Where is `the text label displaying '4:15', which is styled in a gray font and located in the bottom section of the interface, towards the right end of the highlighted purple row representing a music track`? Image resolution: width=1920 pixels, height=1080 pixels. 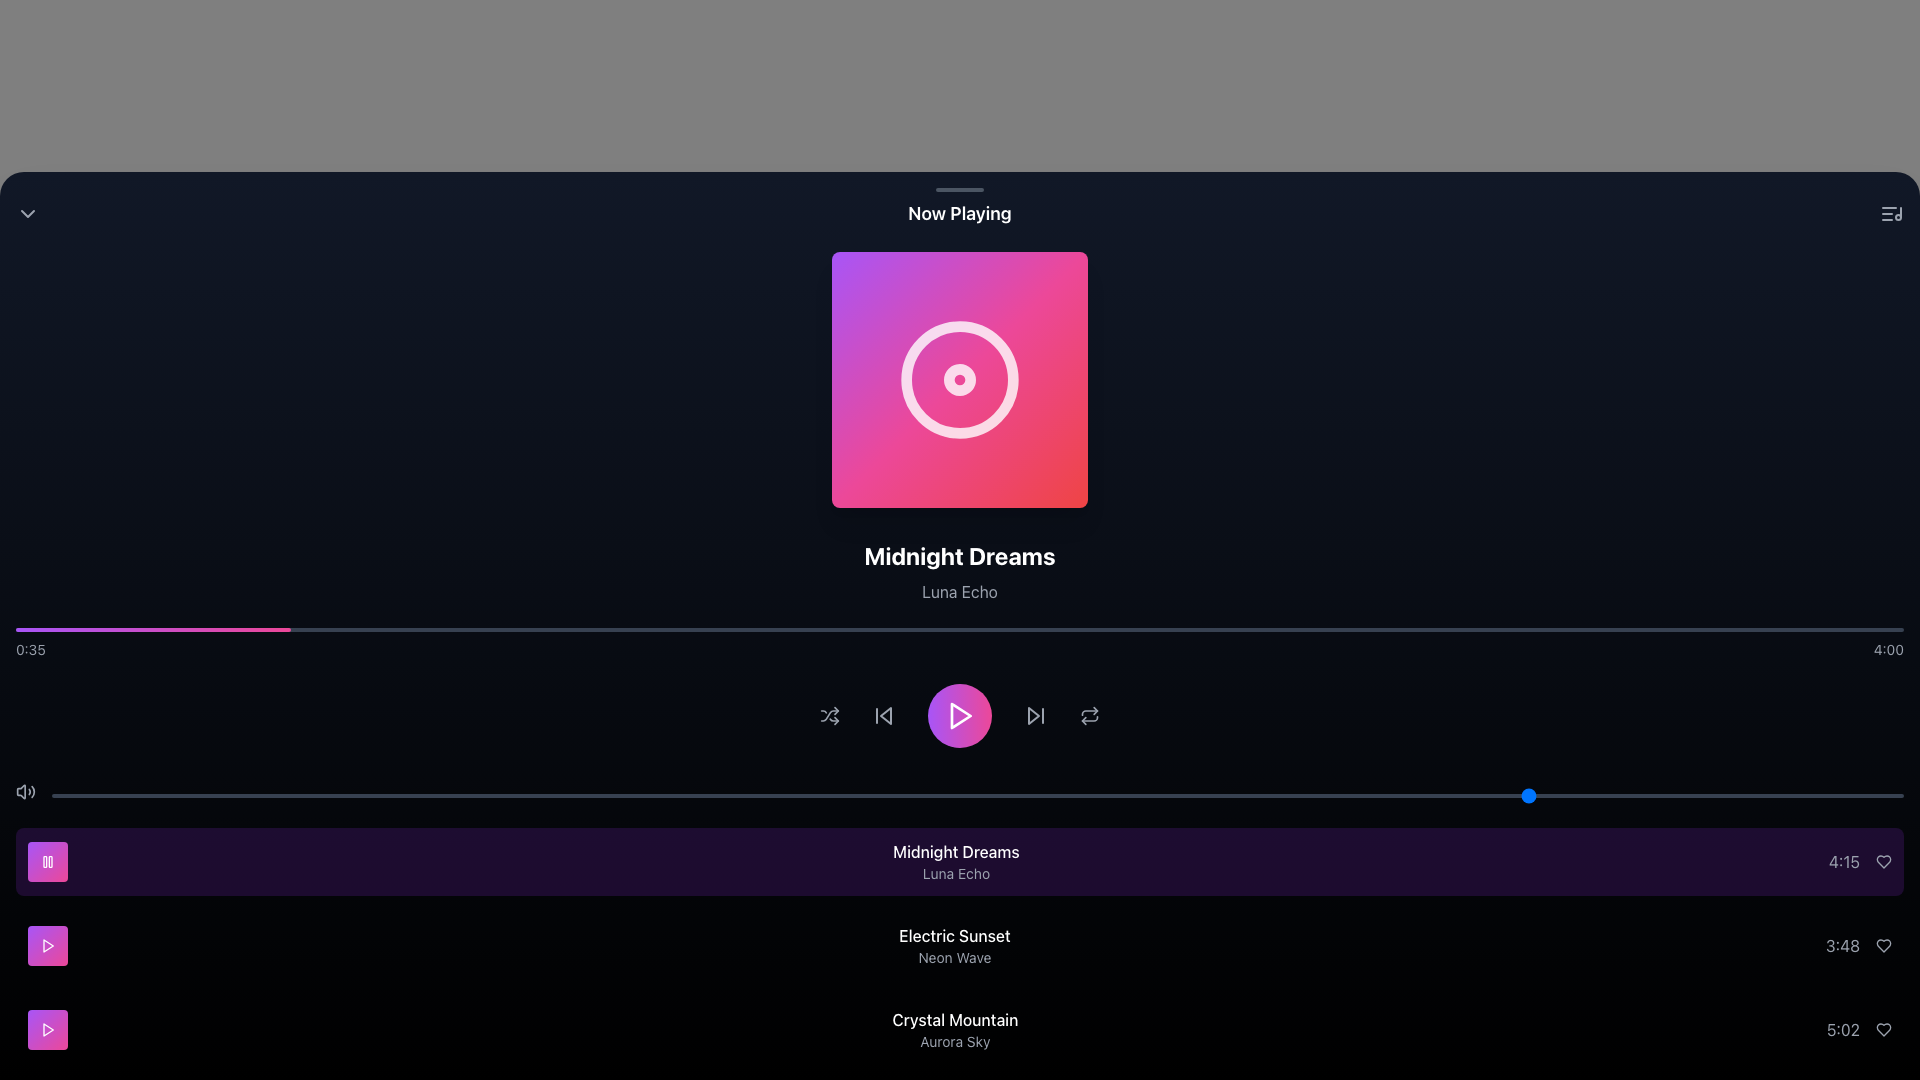 the text label displaying '4:15', which is styled in a gray font and located in the bottom section of the interface, towards the right end of the highlighted purple row representing a music track is located at coordinates (1843, 860).